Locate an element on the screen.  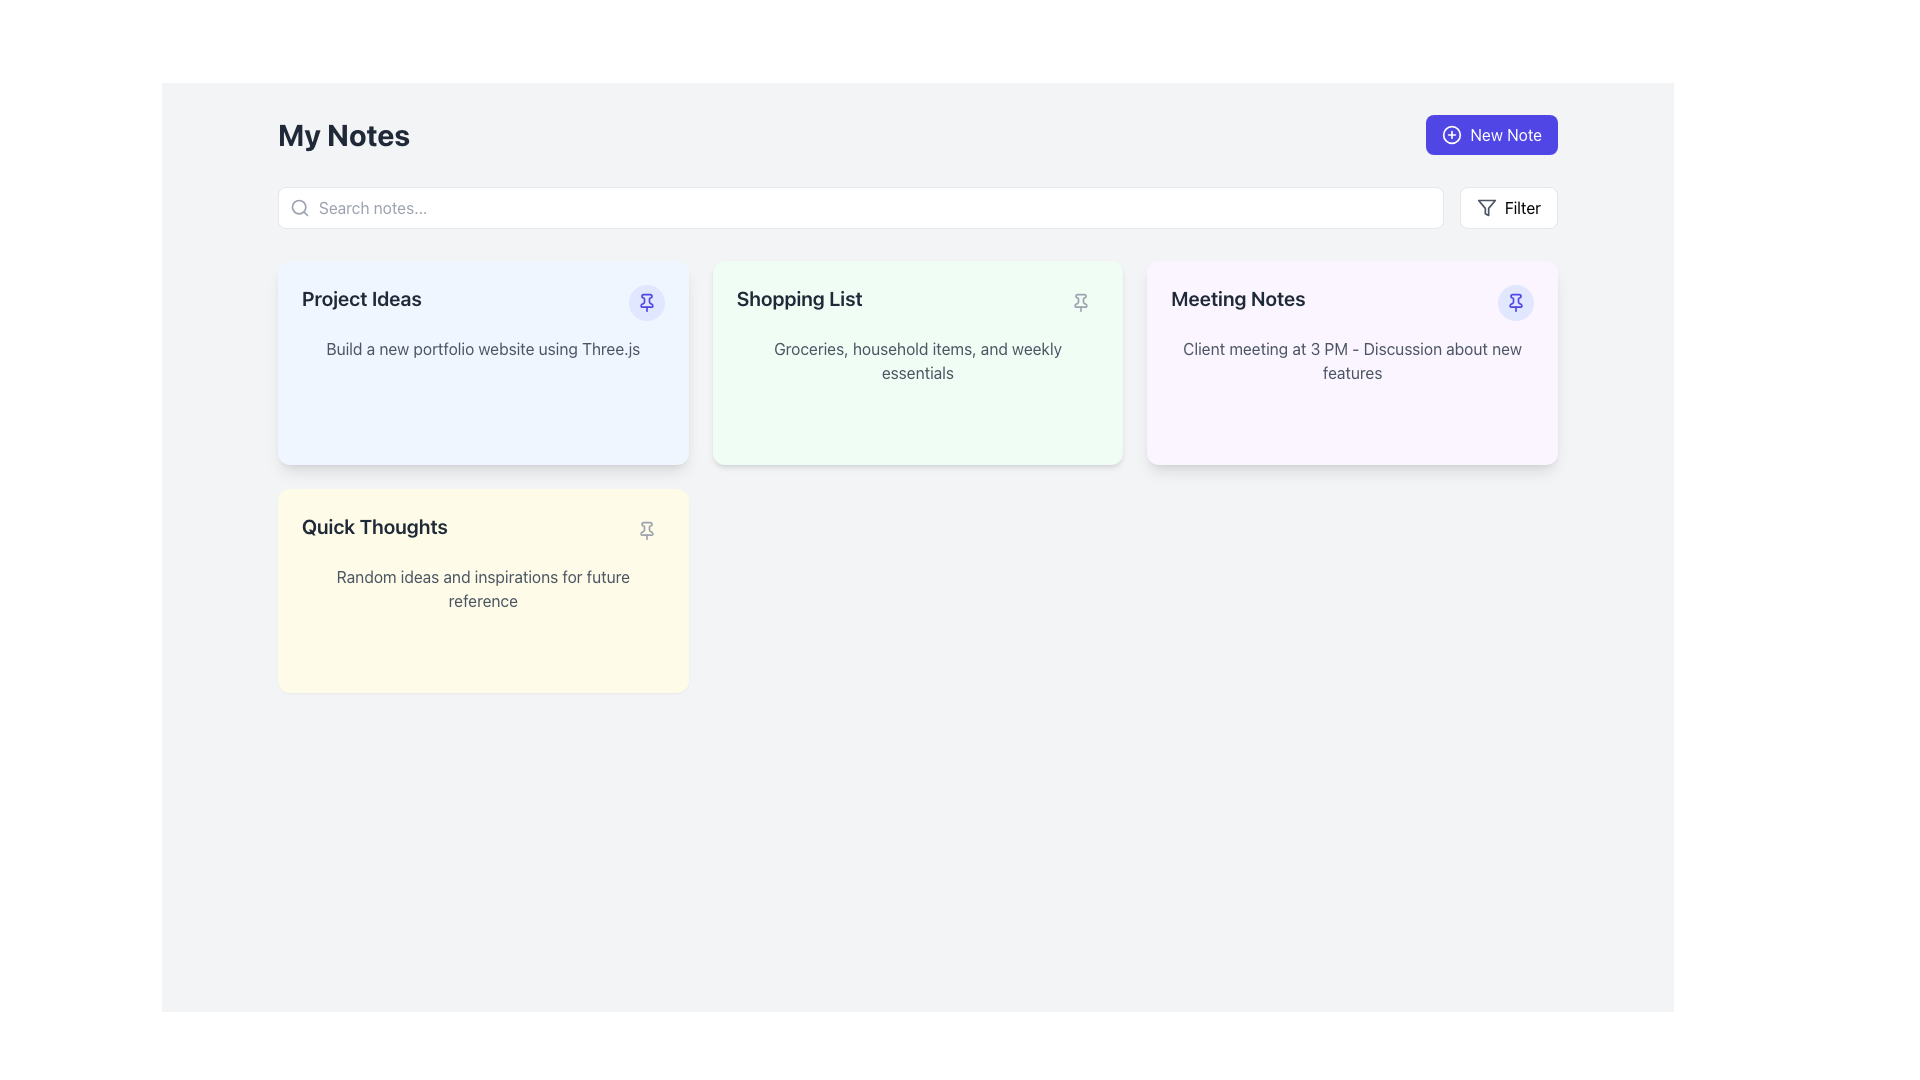
to select the 'Project Ideas' card, which is the first card in the grid layout representing a note or task about building a new portfolio website is located at coordinates (483, 362).